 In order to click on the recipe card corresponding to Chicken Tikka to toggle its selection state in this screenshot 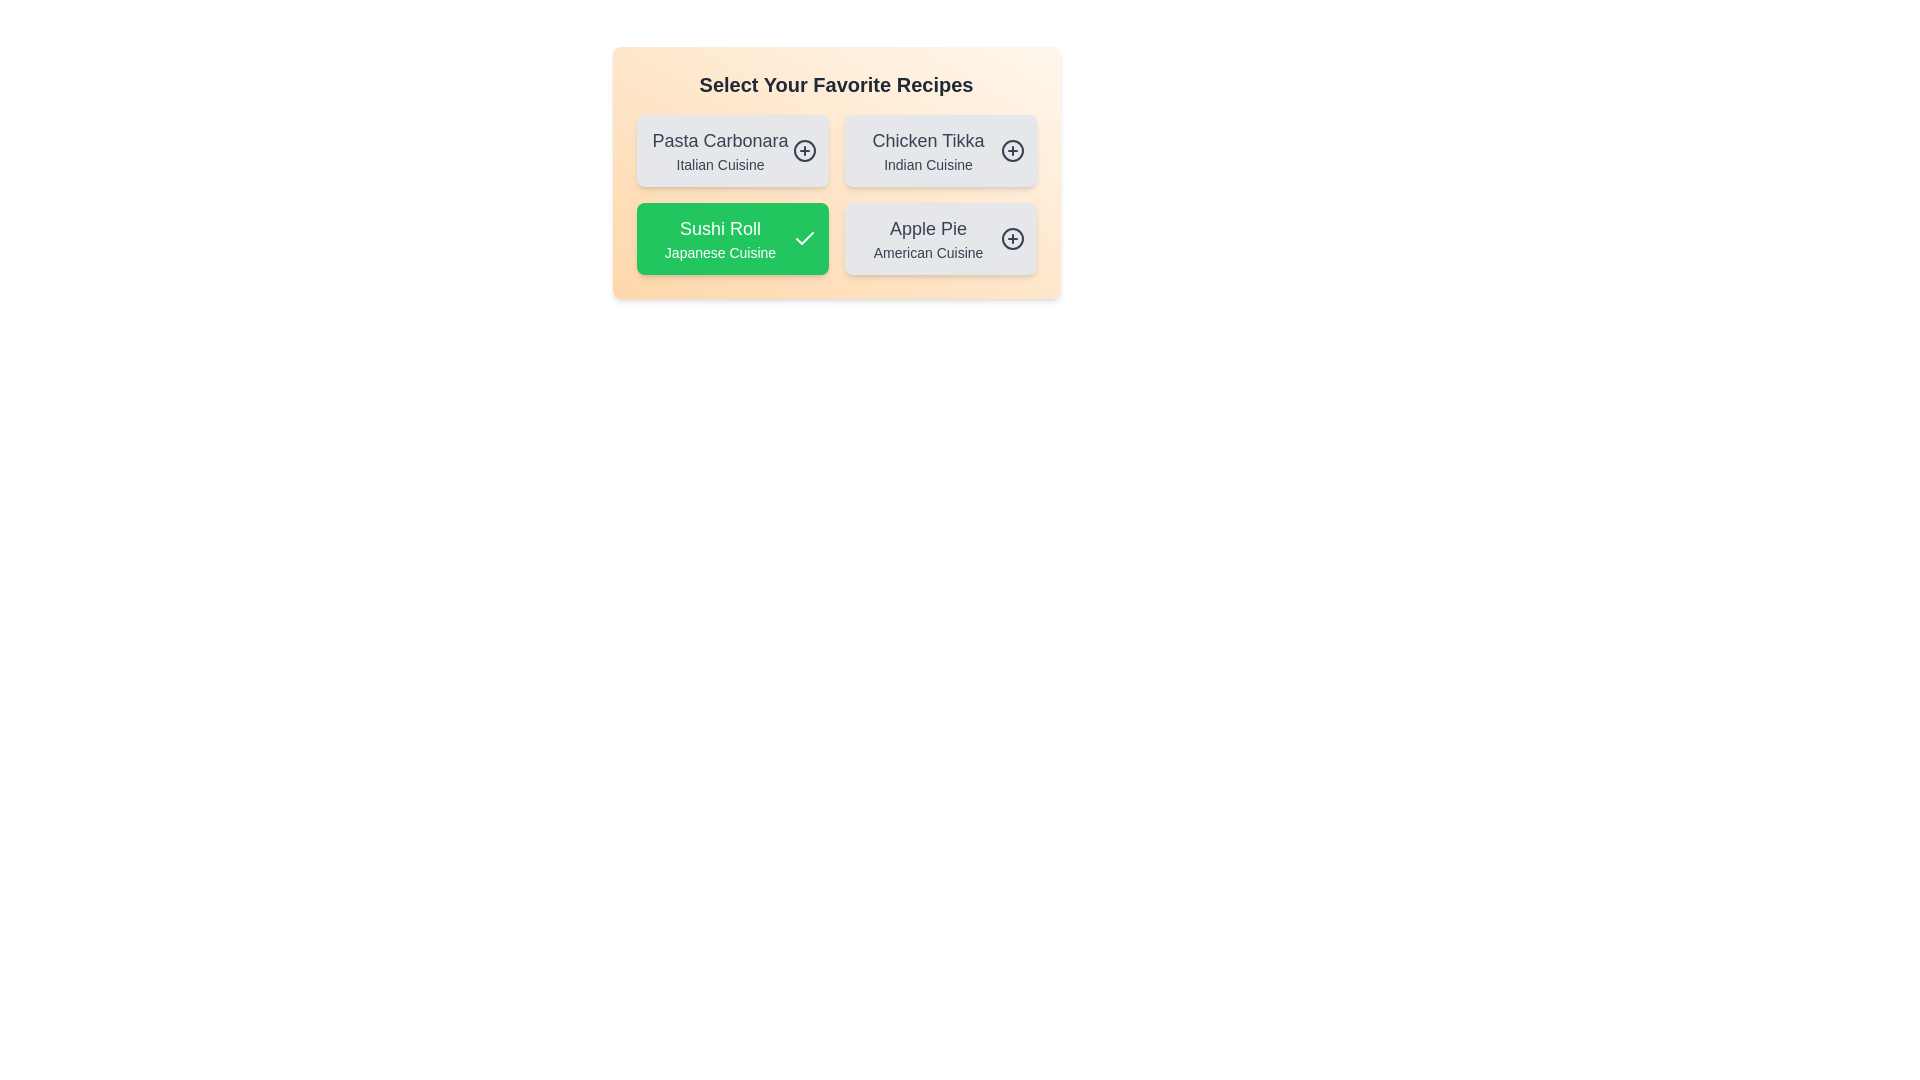, I will do `click(939, 149)`.